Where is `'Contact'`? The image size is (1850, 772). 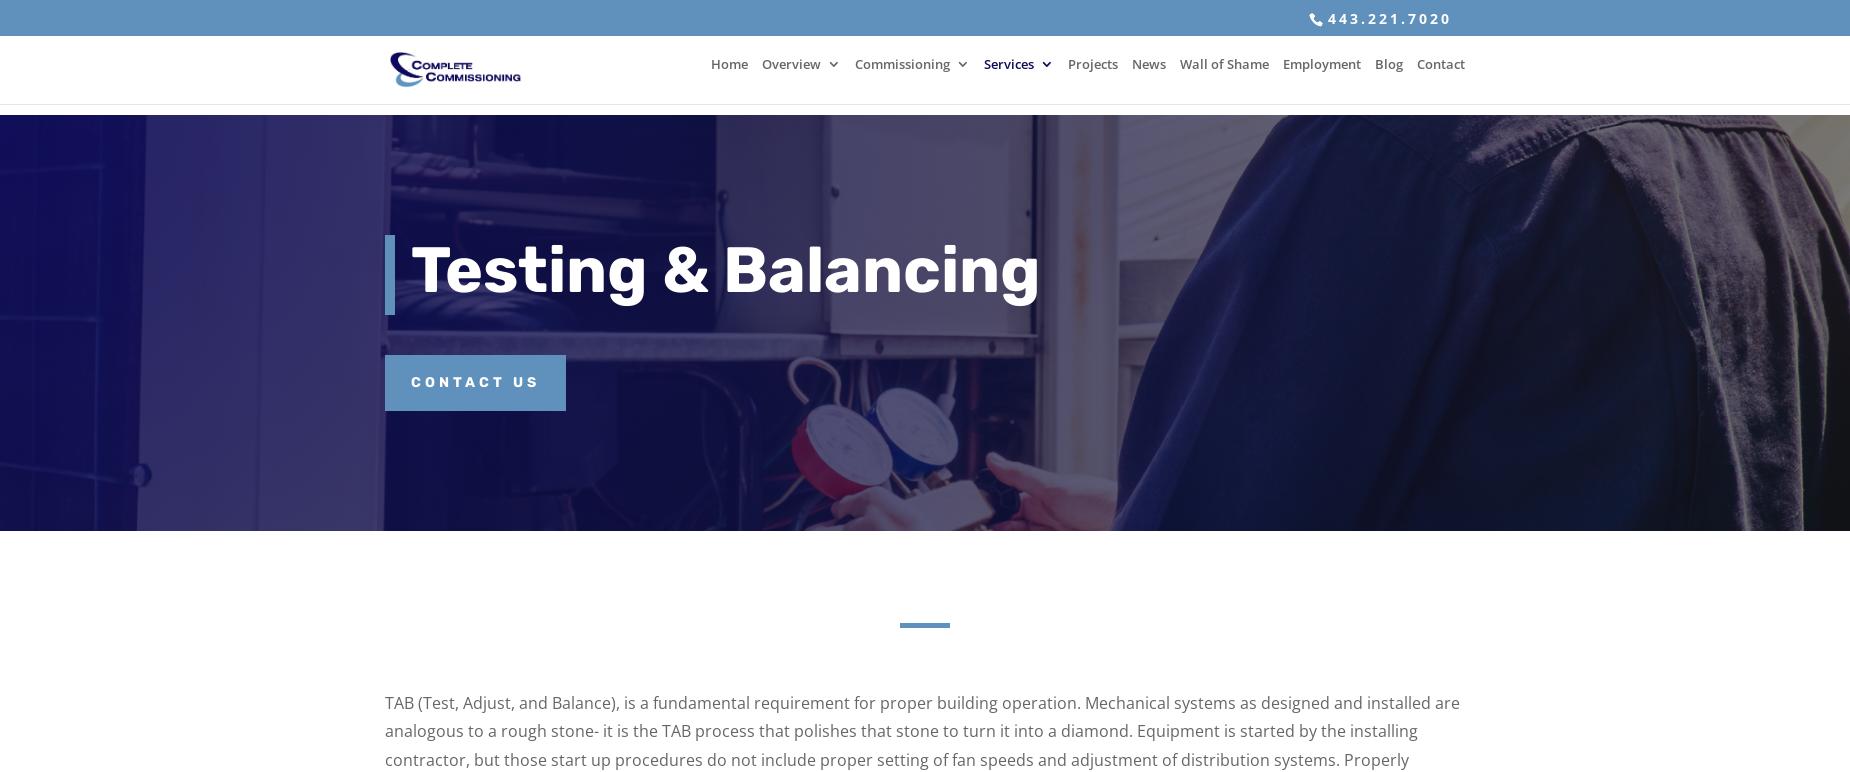 'Contact' is located at coordinates (1440, 75).